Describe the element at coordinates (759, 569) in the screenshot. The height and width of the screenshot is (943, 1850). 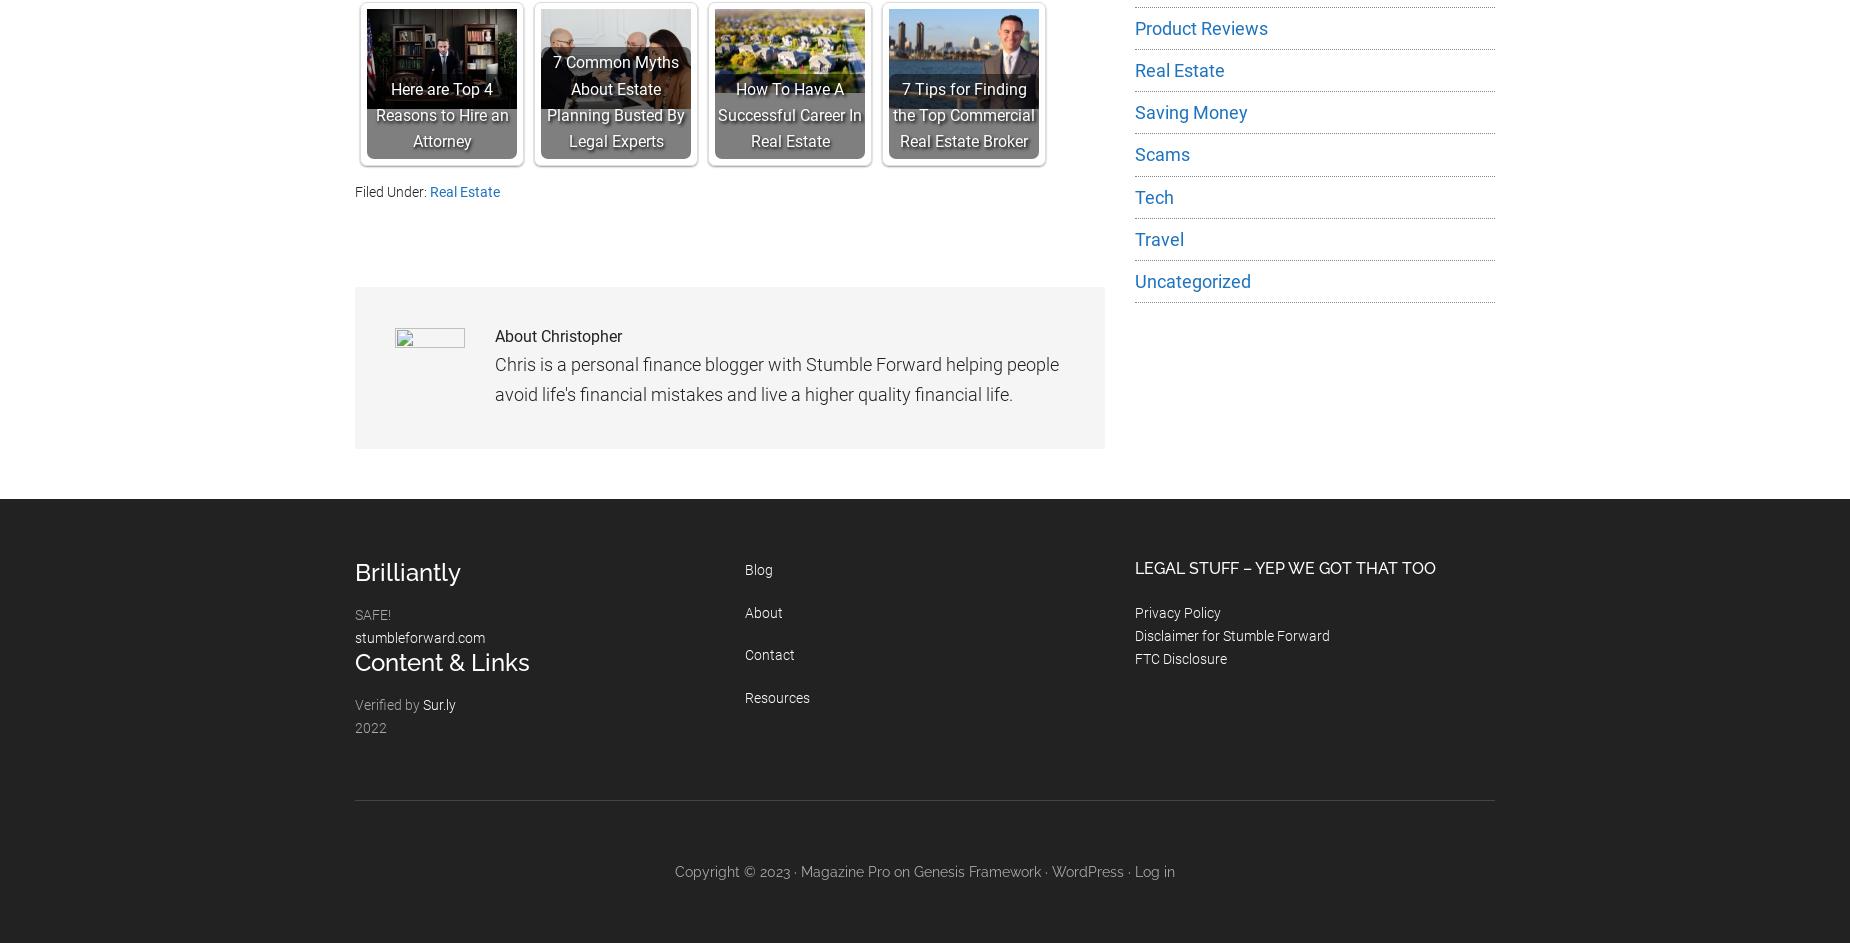
I see `'Blog'` at that location.